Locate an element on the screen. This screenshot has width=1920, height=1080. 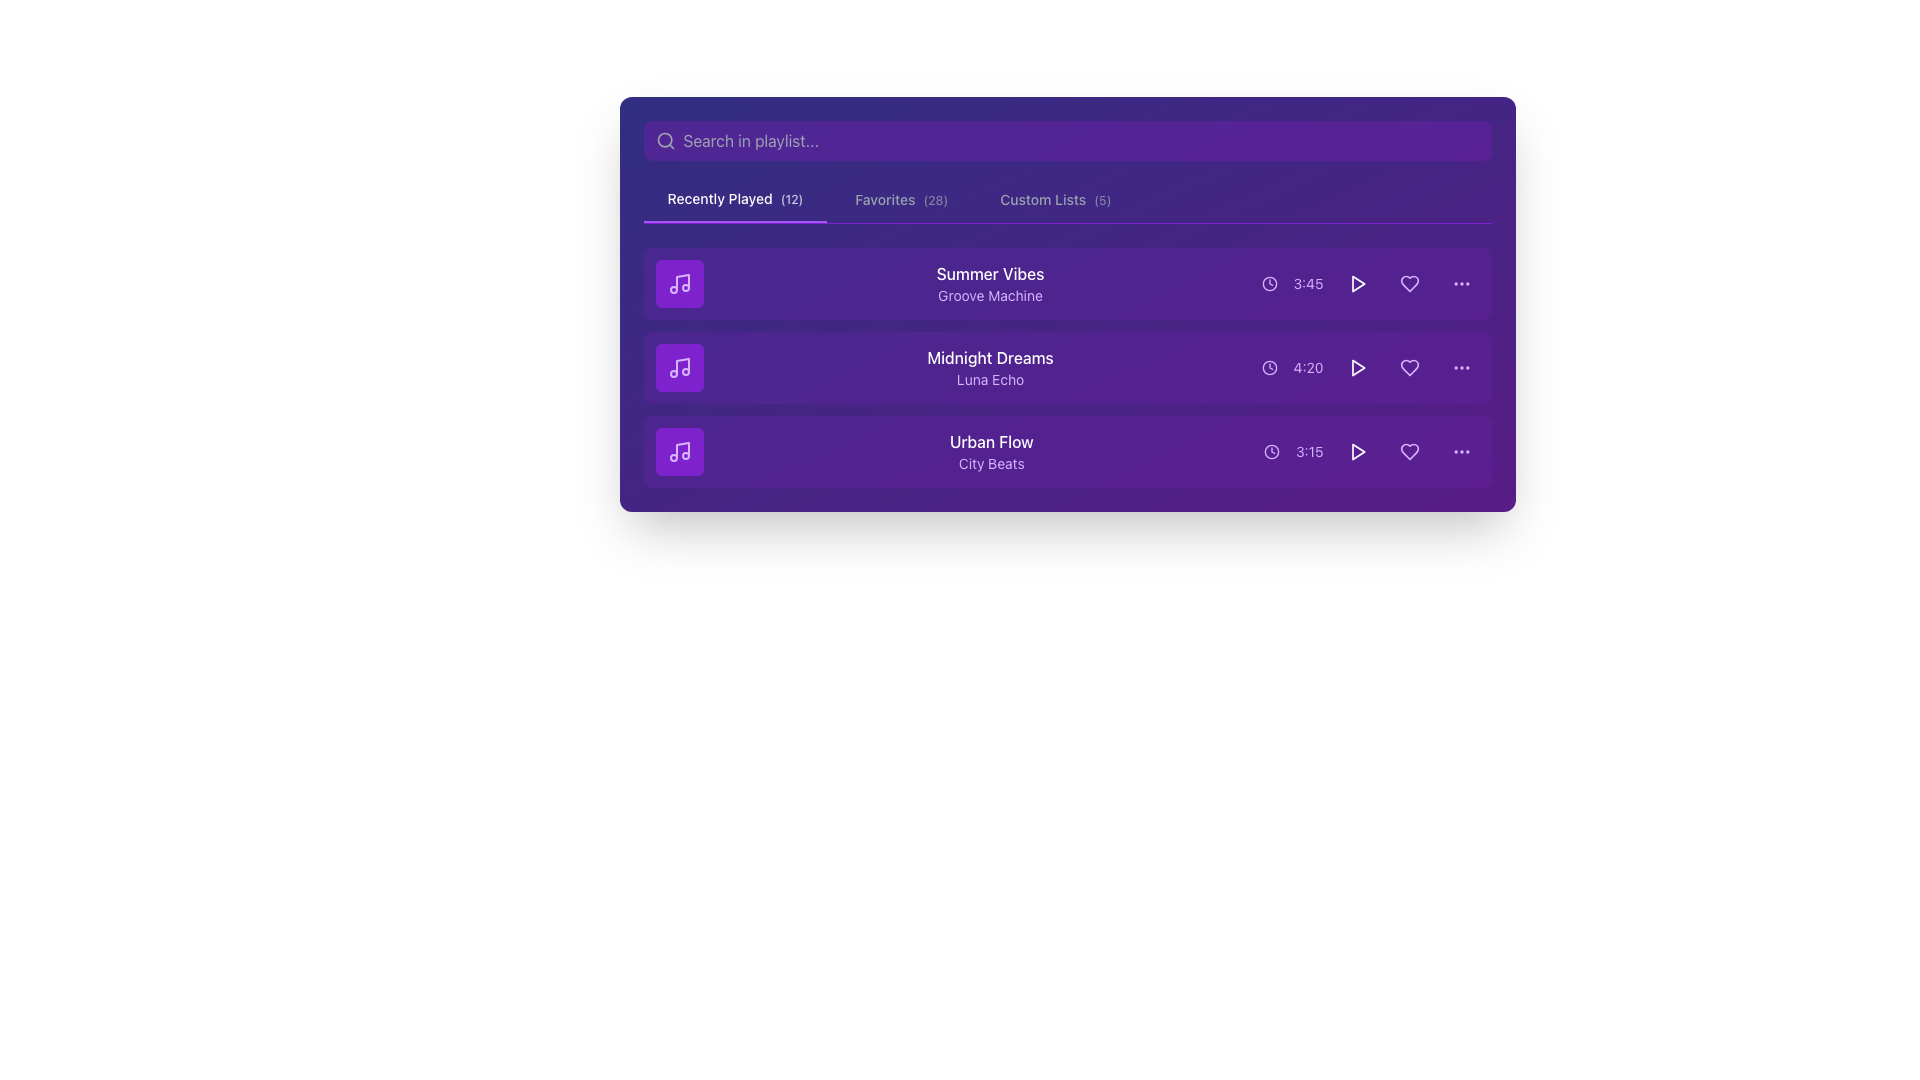
the circular button with a purple background containing three horizontal dots is located at coordinates (1461, 367).